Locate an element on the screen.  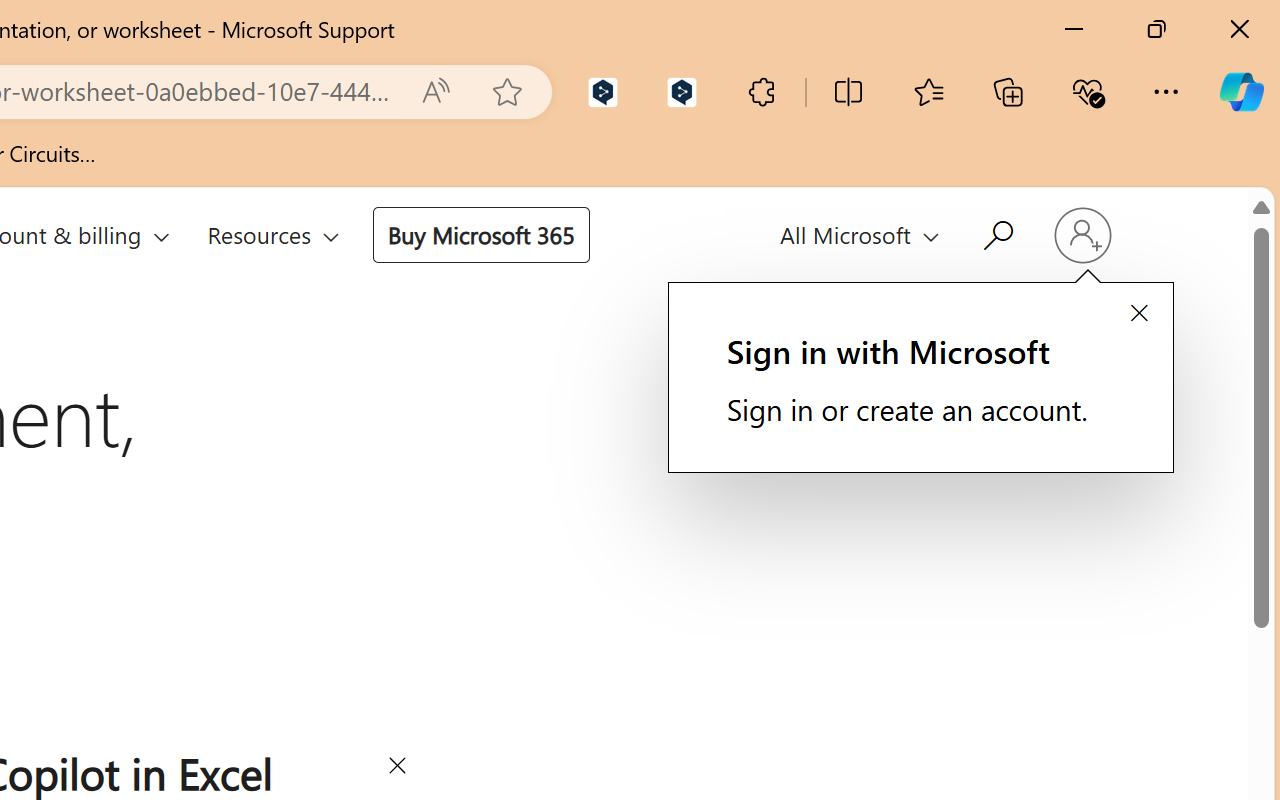
'Close Ad' is located at coordinates (396, 768).